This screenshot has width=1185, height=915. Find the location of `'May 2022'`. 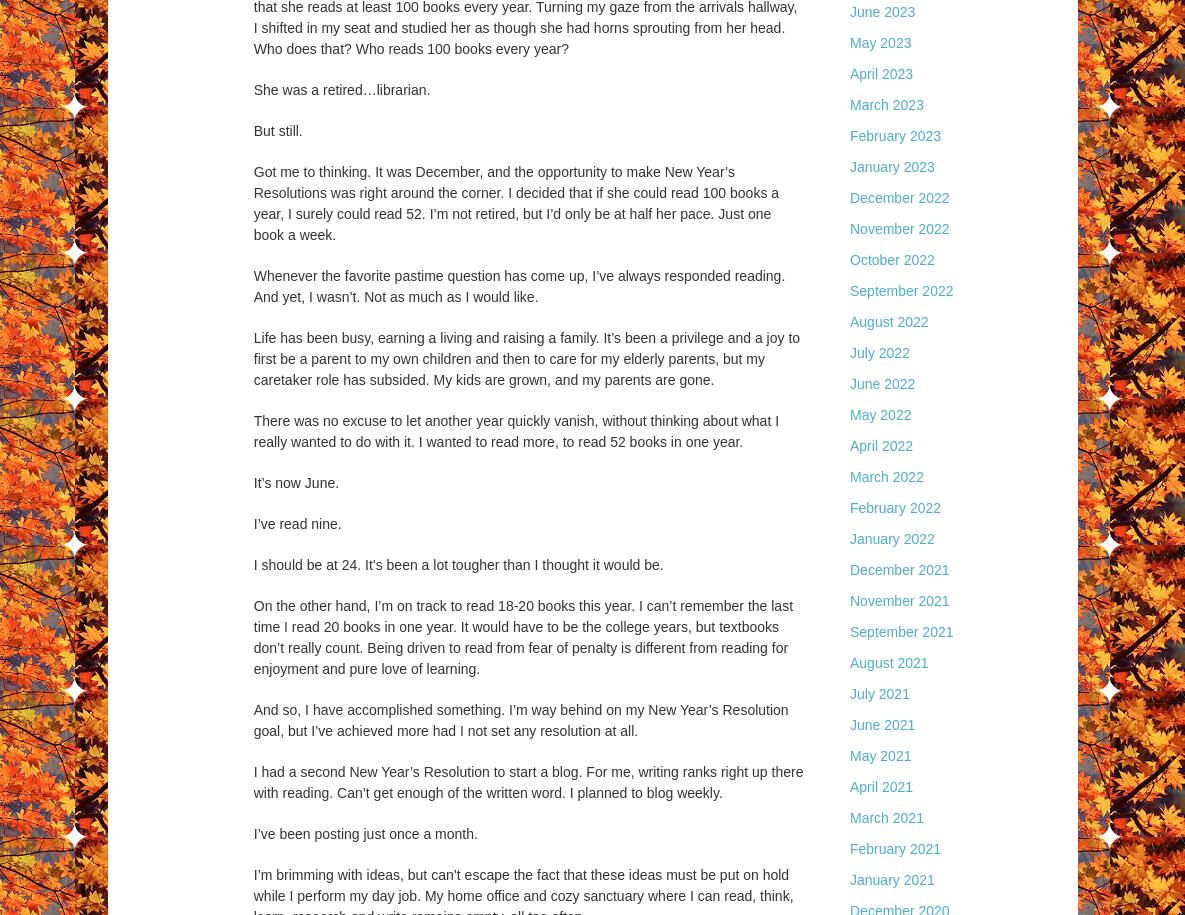

'May 2022' is located at coordinates (880, 415).